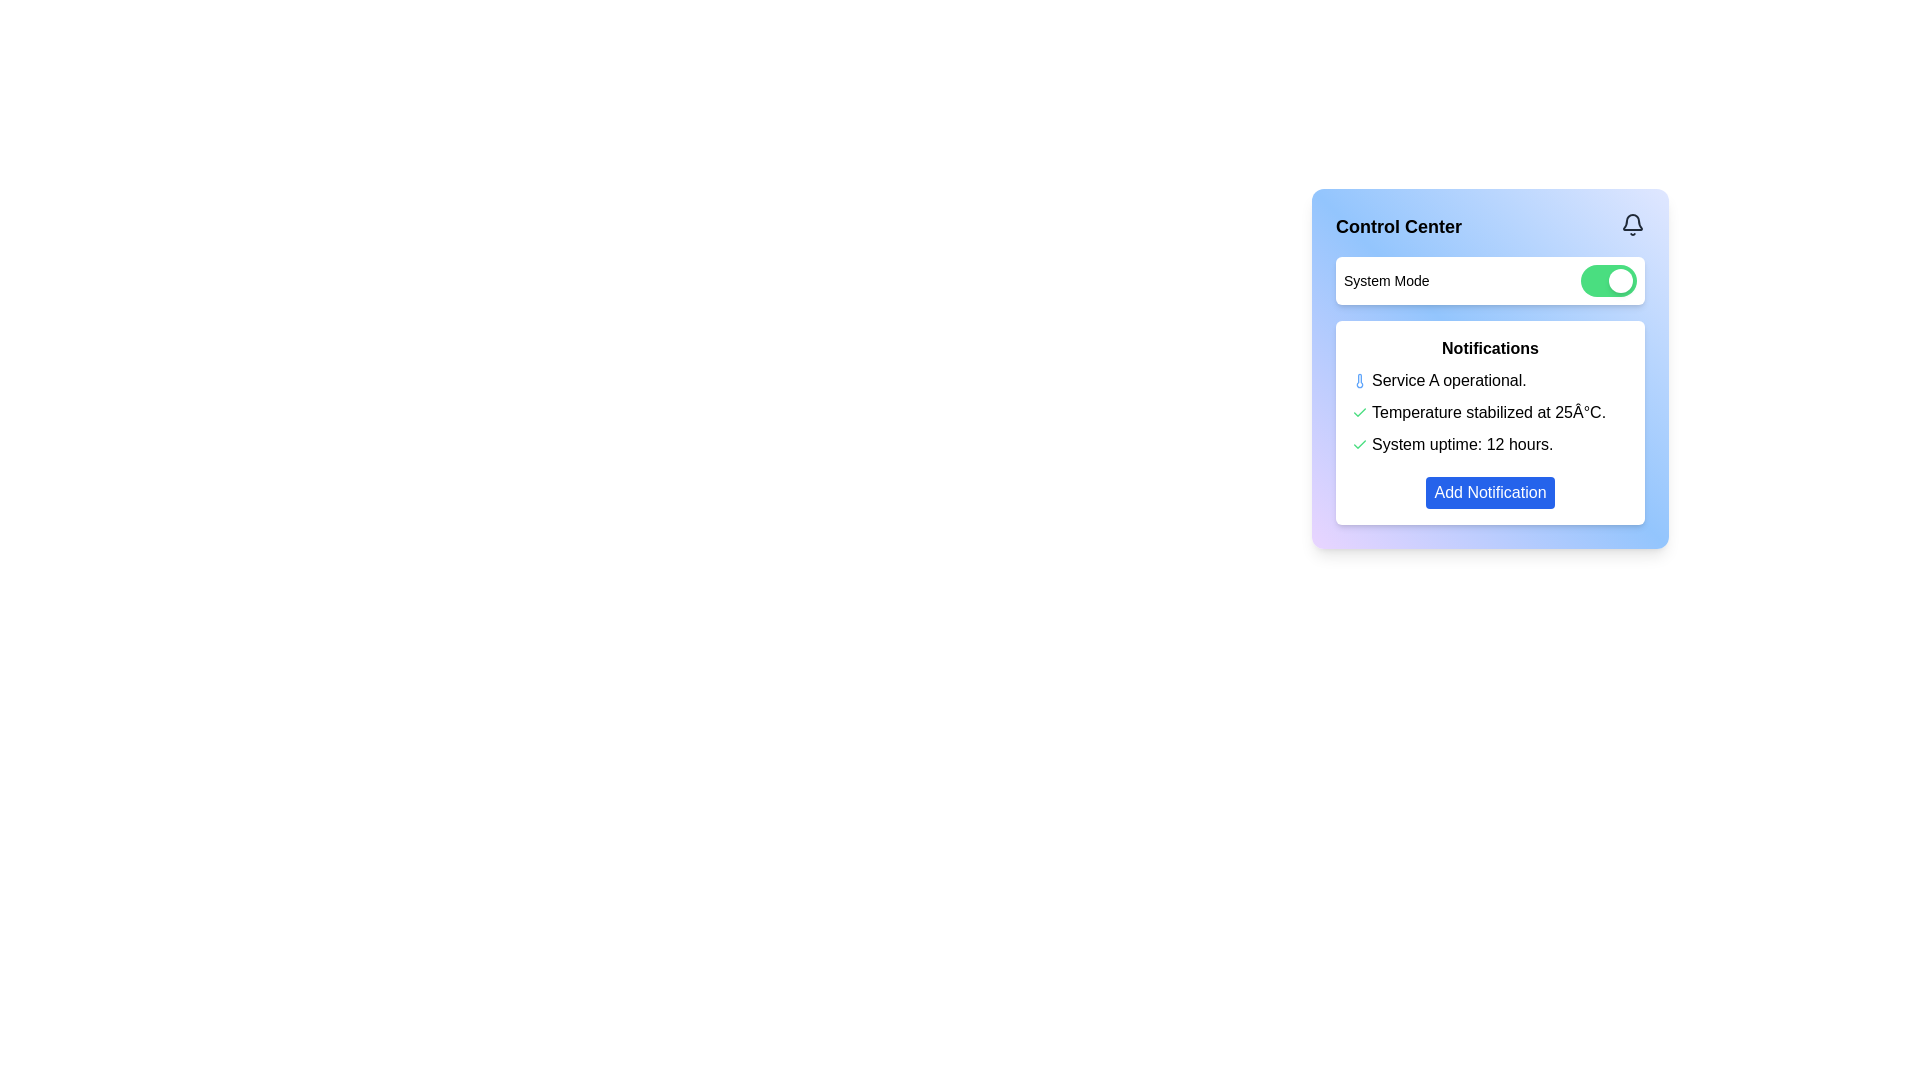  I want to click on the toggle knob at the right end of the toggle switch, so click(1621, 281).